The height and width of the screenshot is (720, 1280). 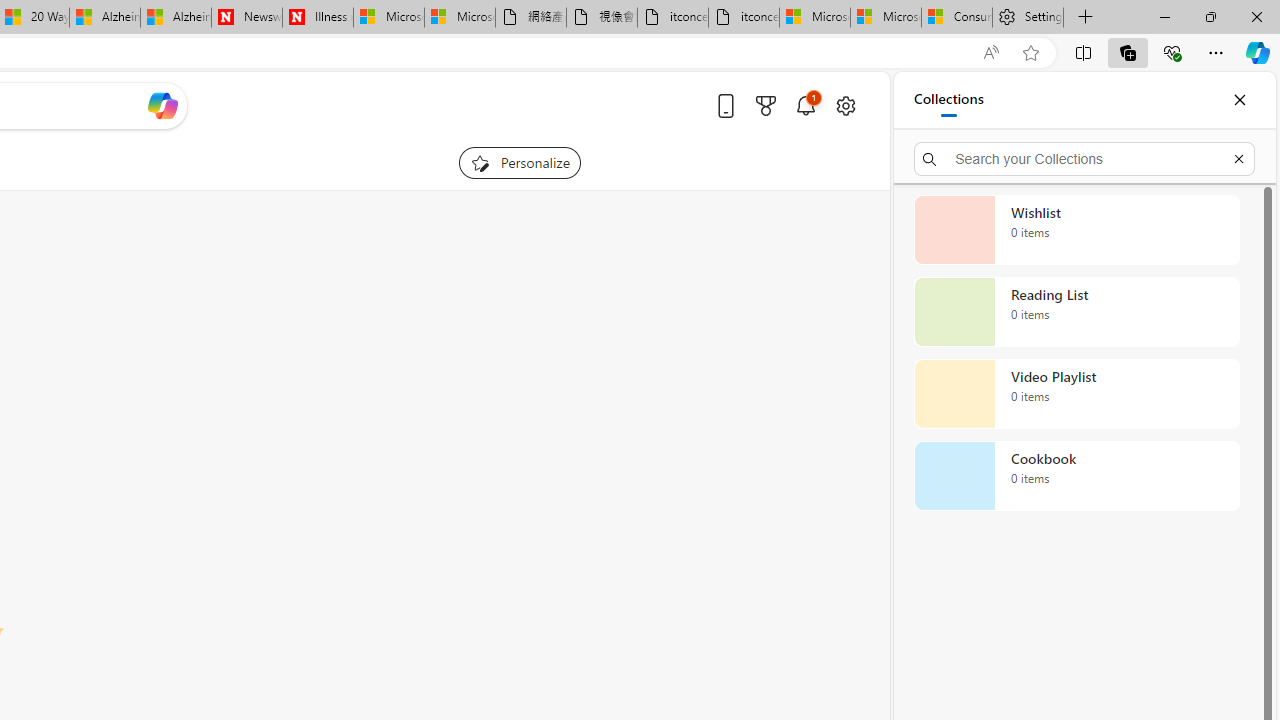 I want to click on 'Search your Collections', so click(x=1083, y=158).